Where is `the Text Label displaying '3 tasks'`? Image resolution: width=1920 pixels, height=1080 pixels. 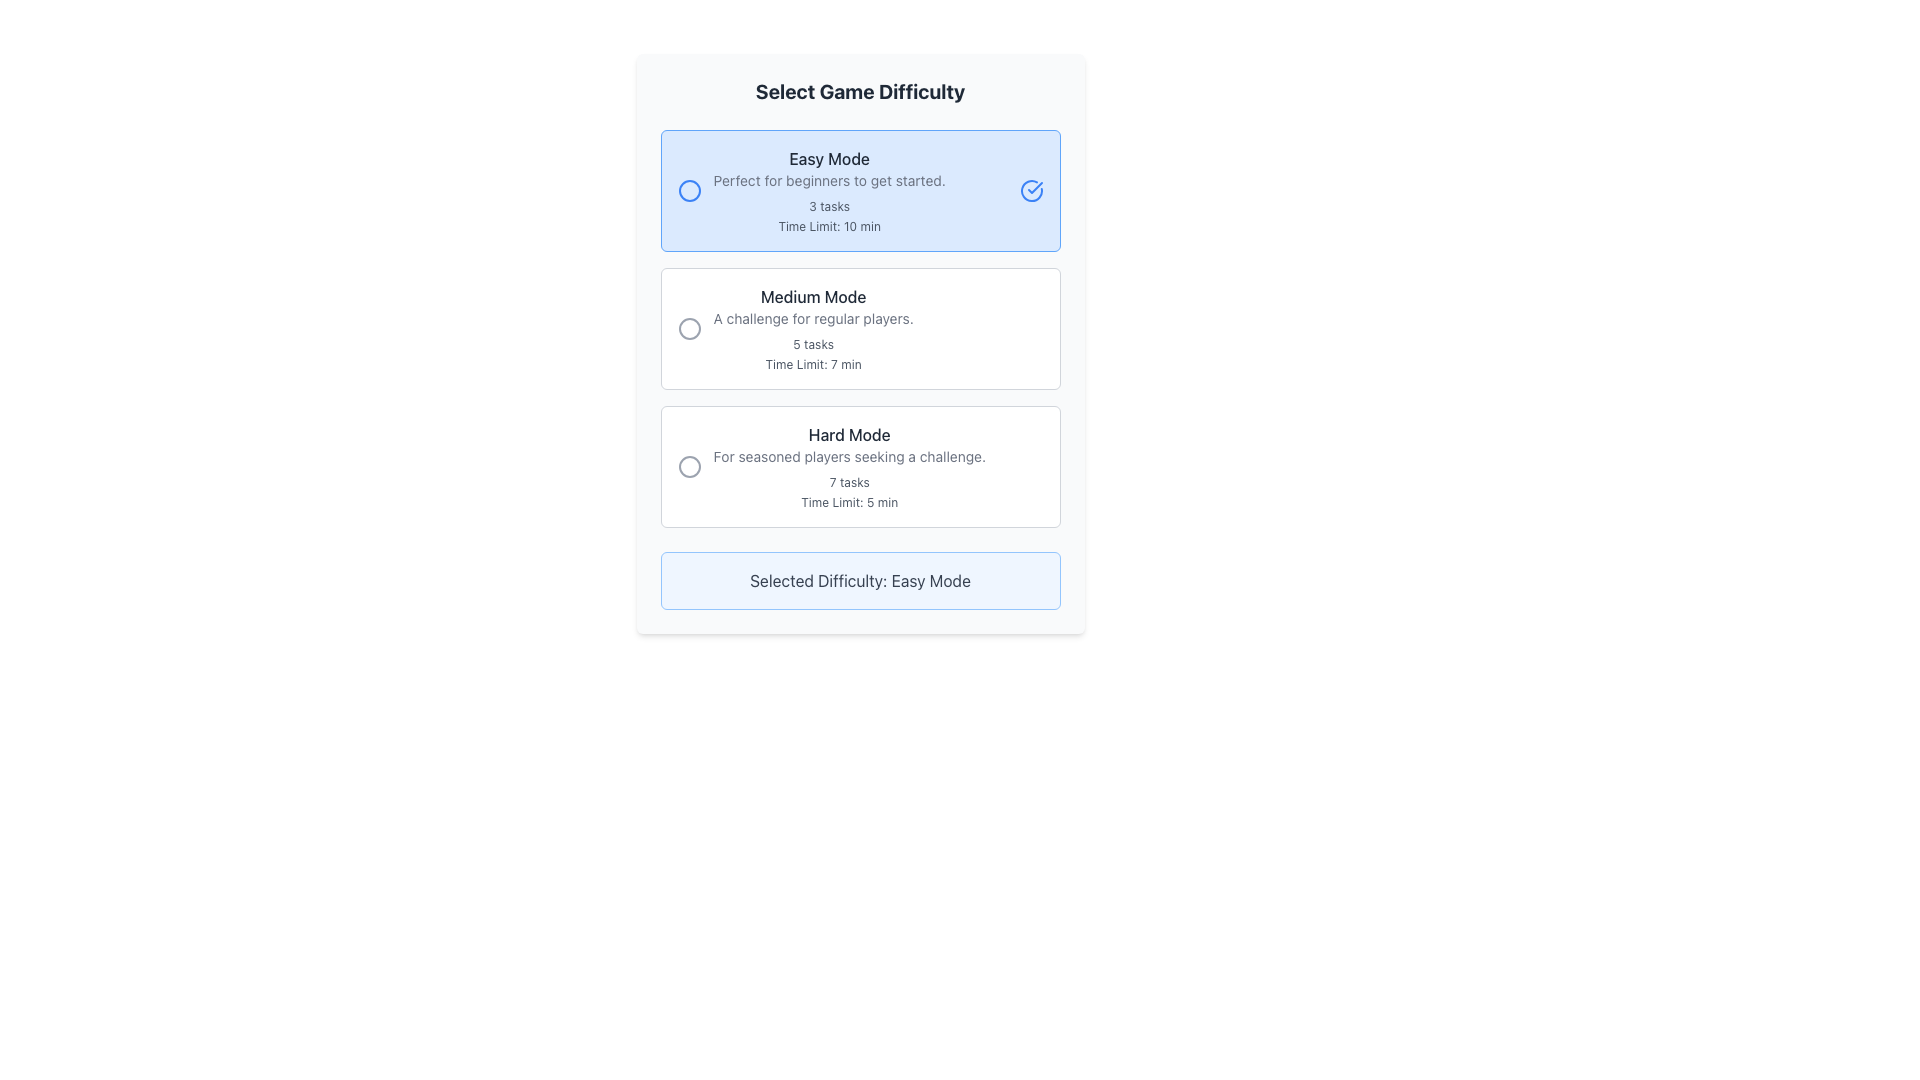 the Text Label displaying '3 tasks' is located at coordinates (829, 207).